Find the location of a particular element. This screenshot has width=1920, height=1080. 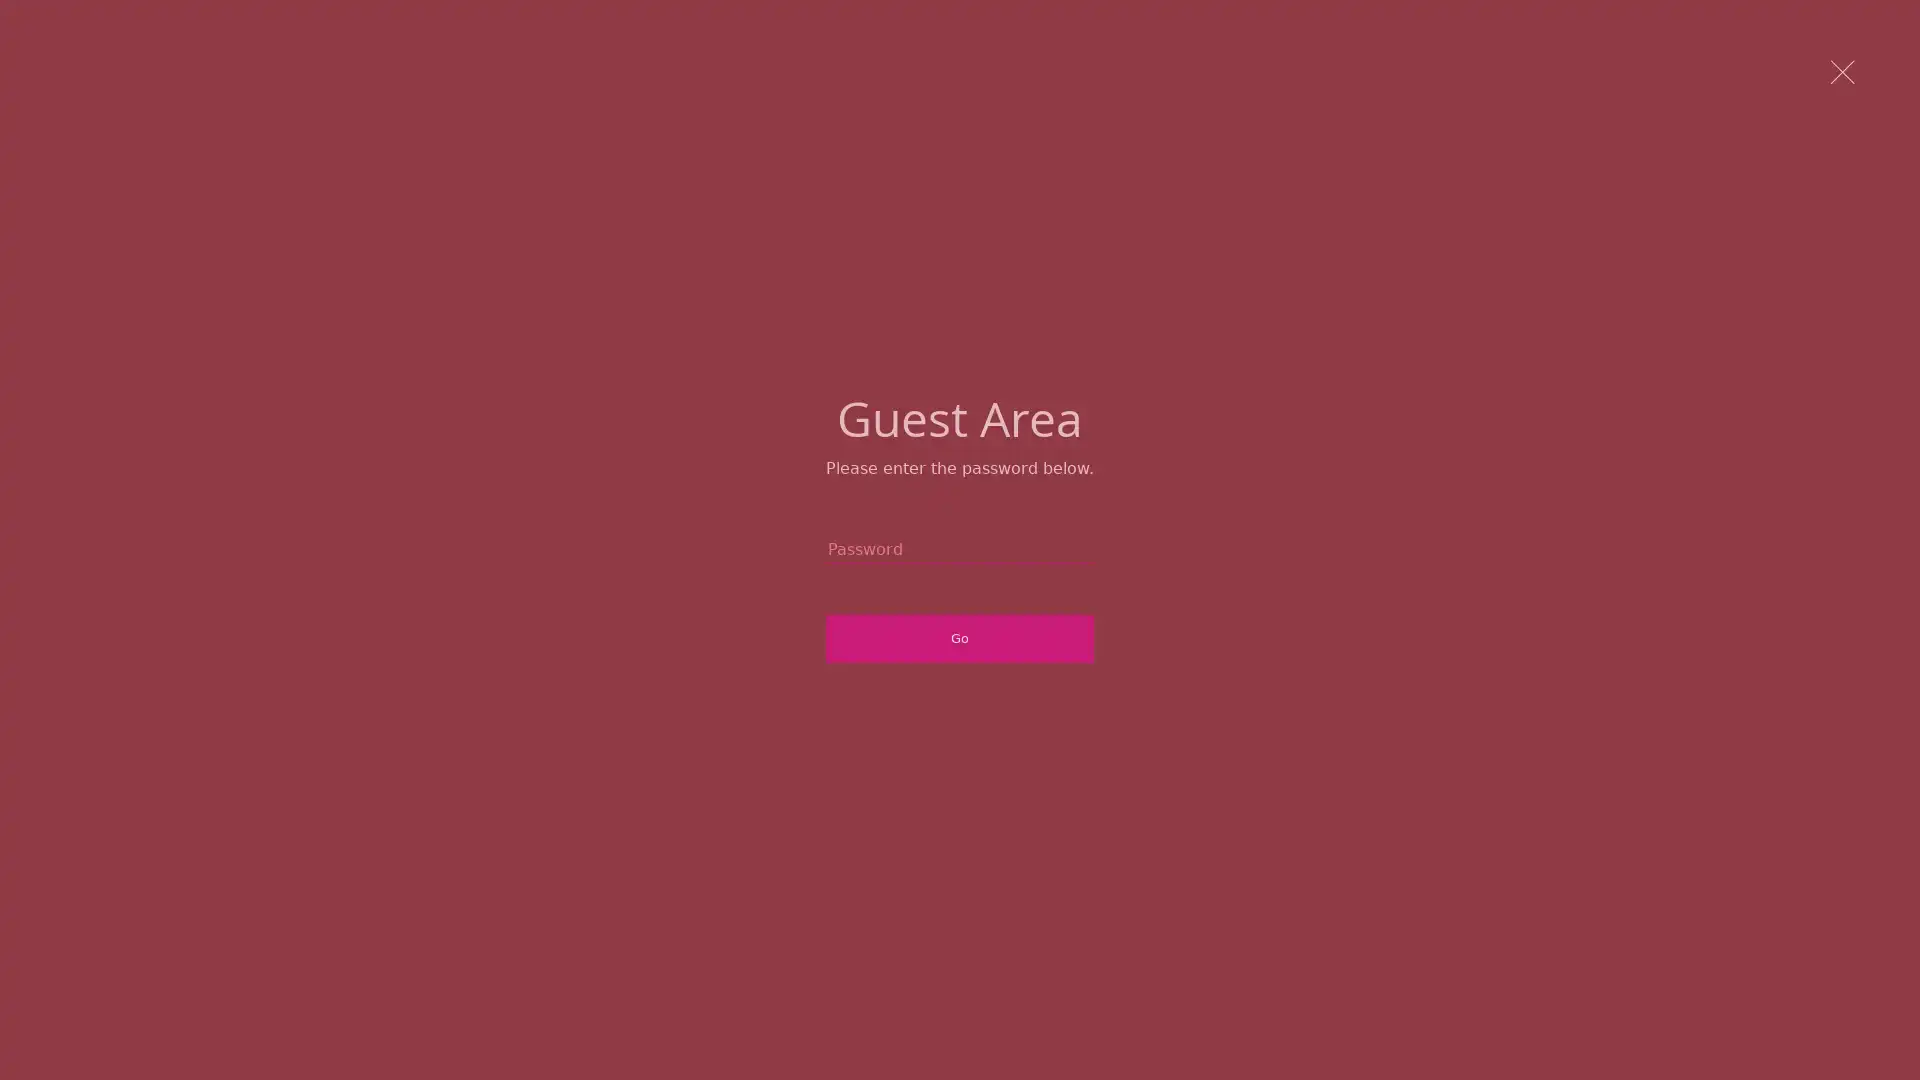

Go is located at coordinates (960, 639).